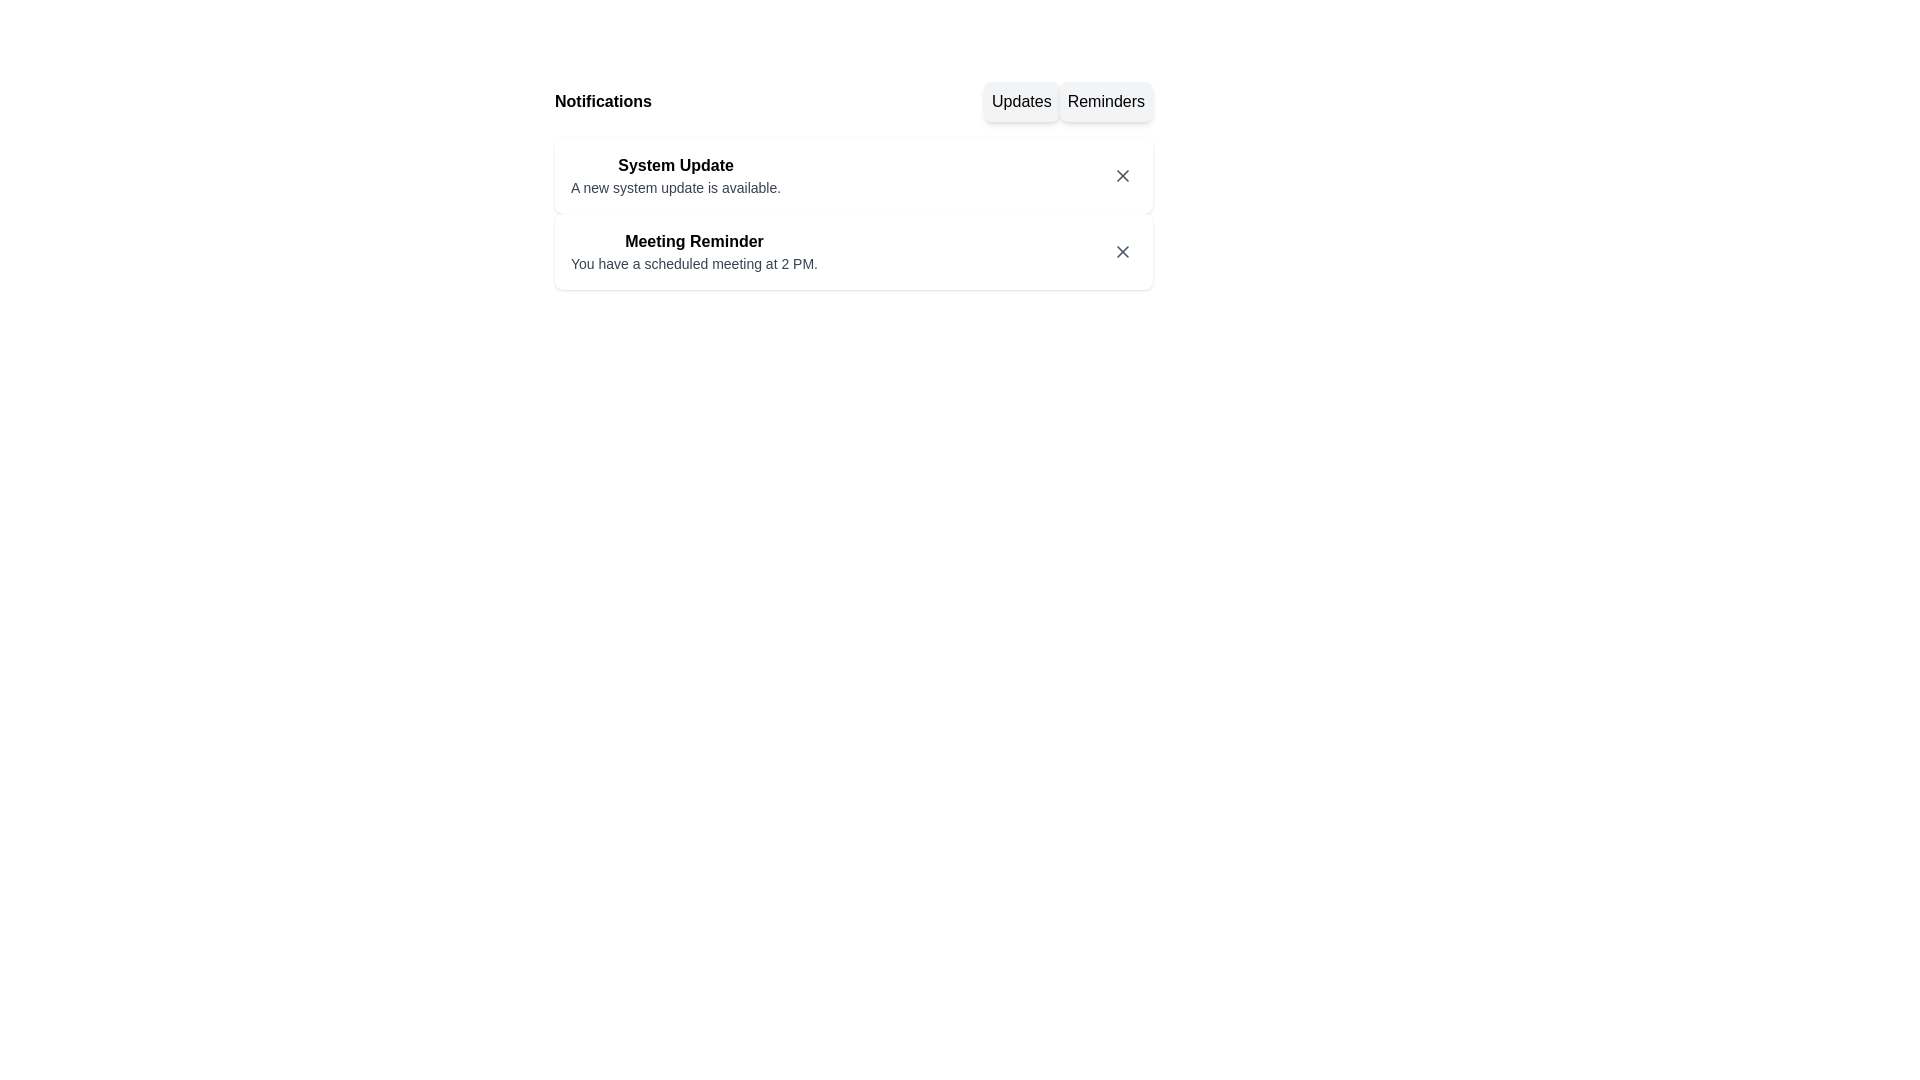 The height and width of the screenshot is (1080, 1920). I want to click on the 'All Categories' button to clear the current category filter, so click(854, 101).